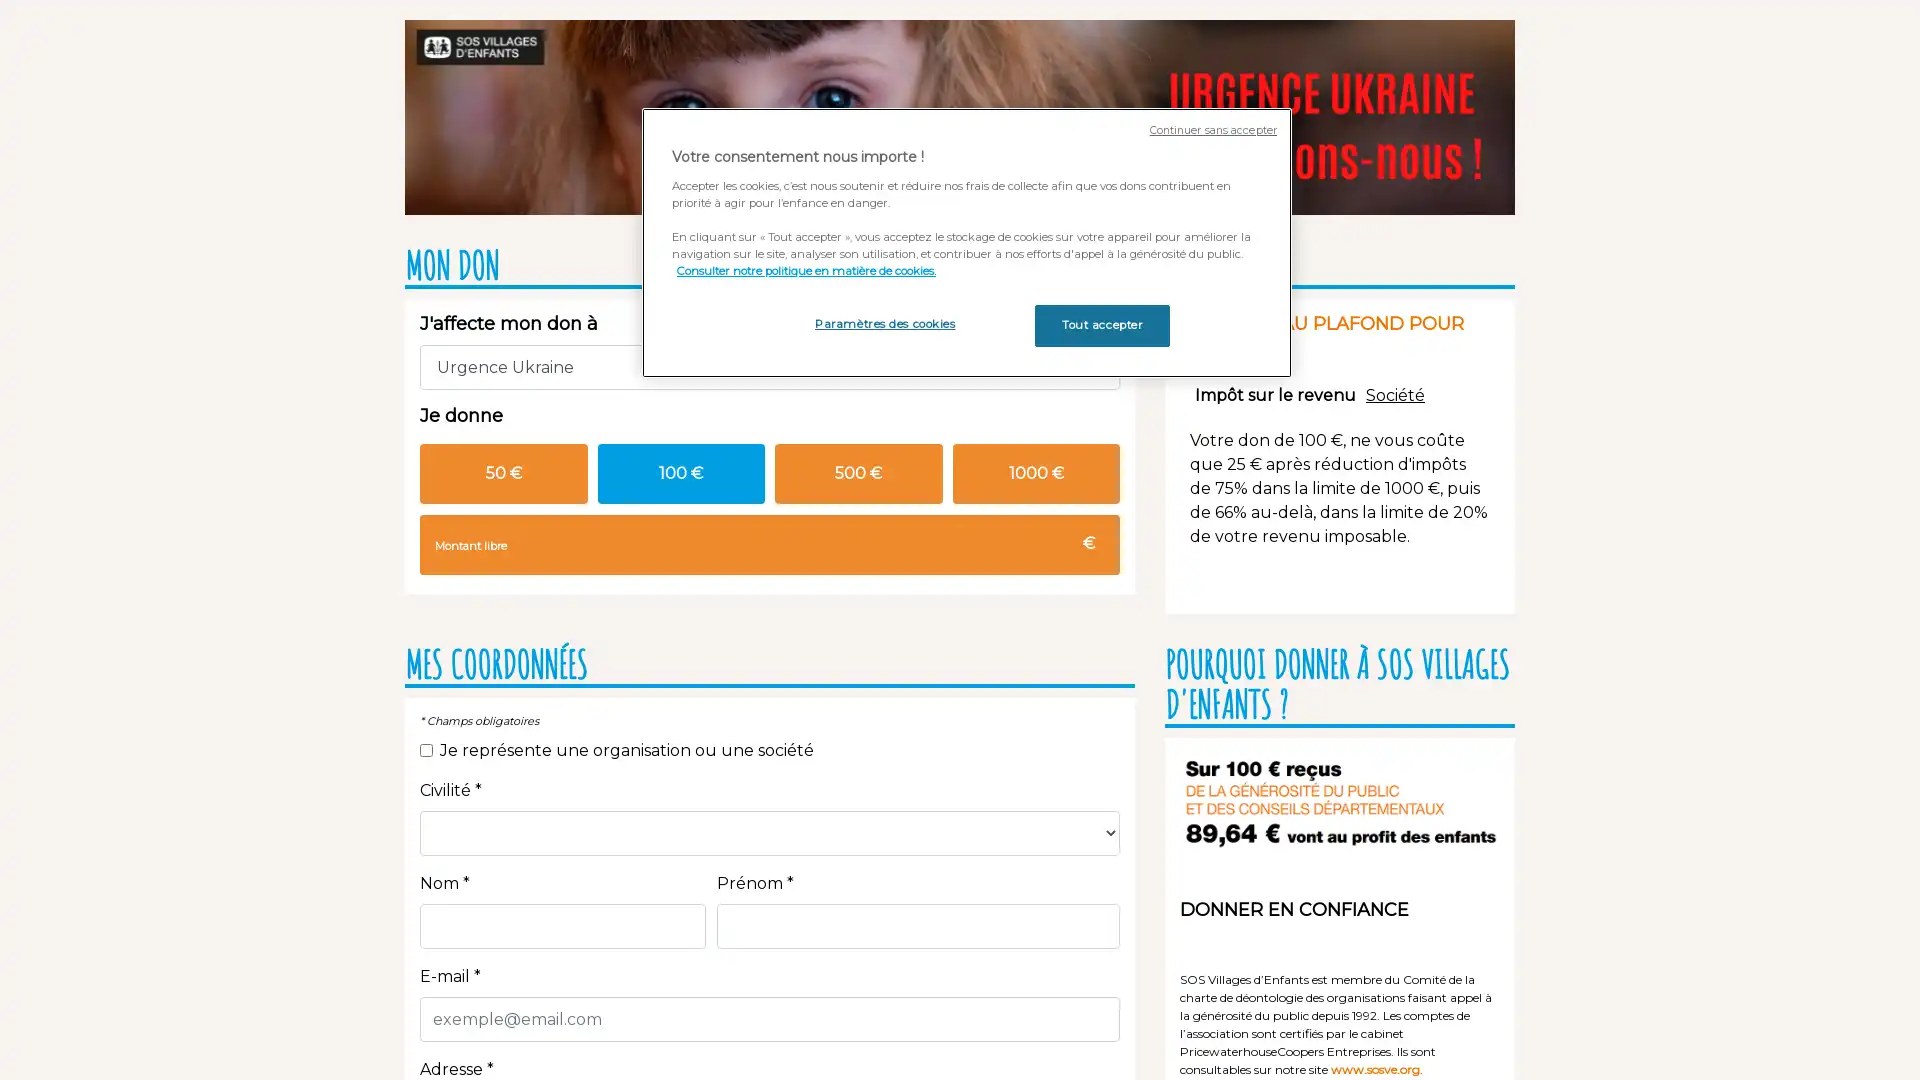 The height and width of the screenshot is (1080, 1920). Describe the element at coordinates (1036, 473) in the screenshot. I see `1000` at that location.